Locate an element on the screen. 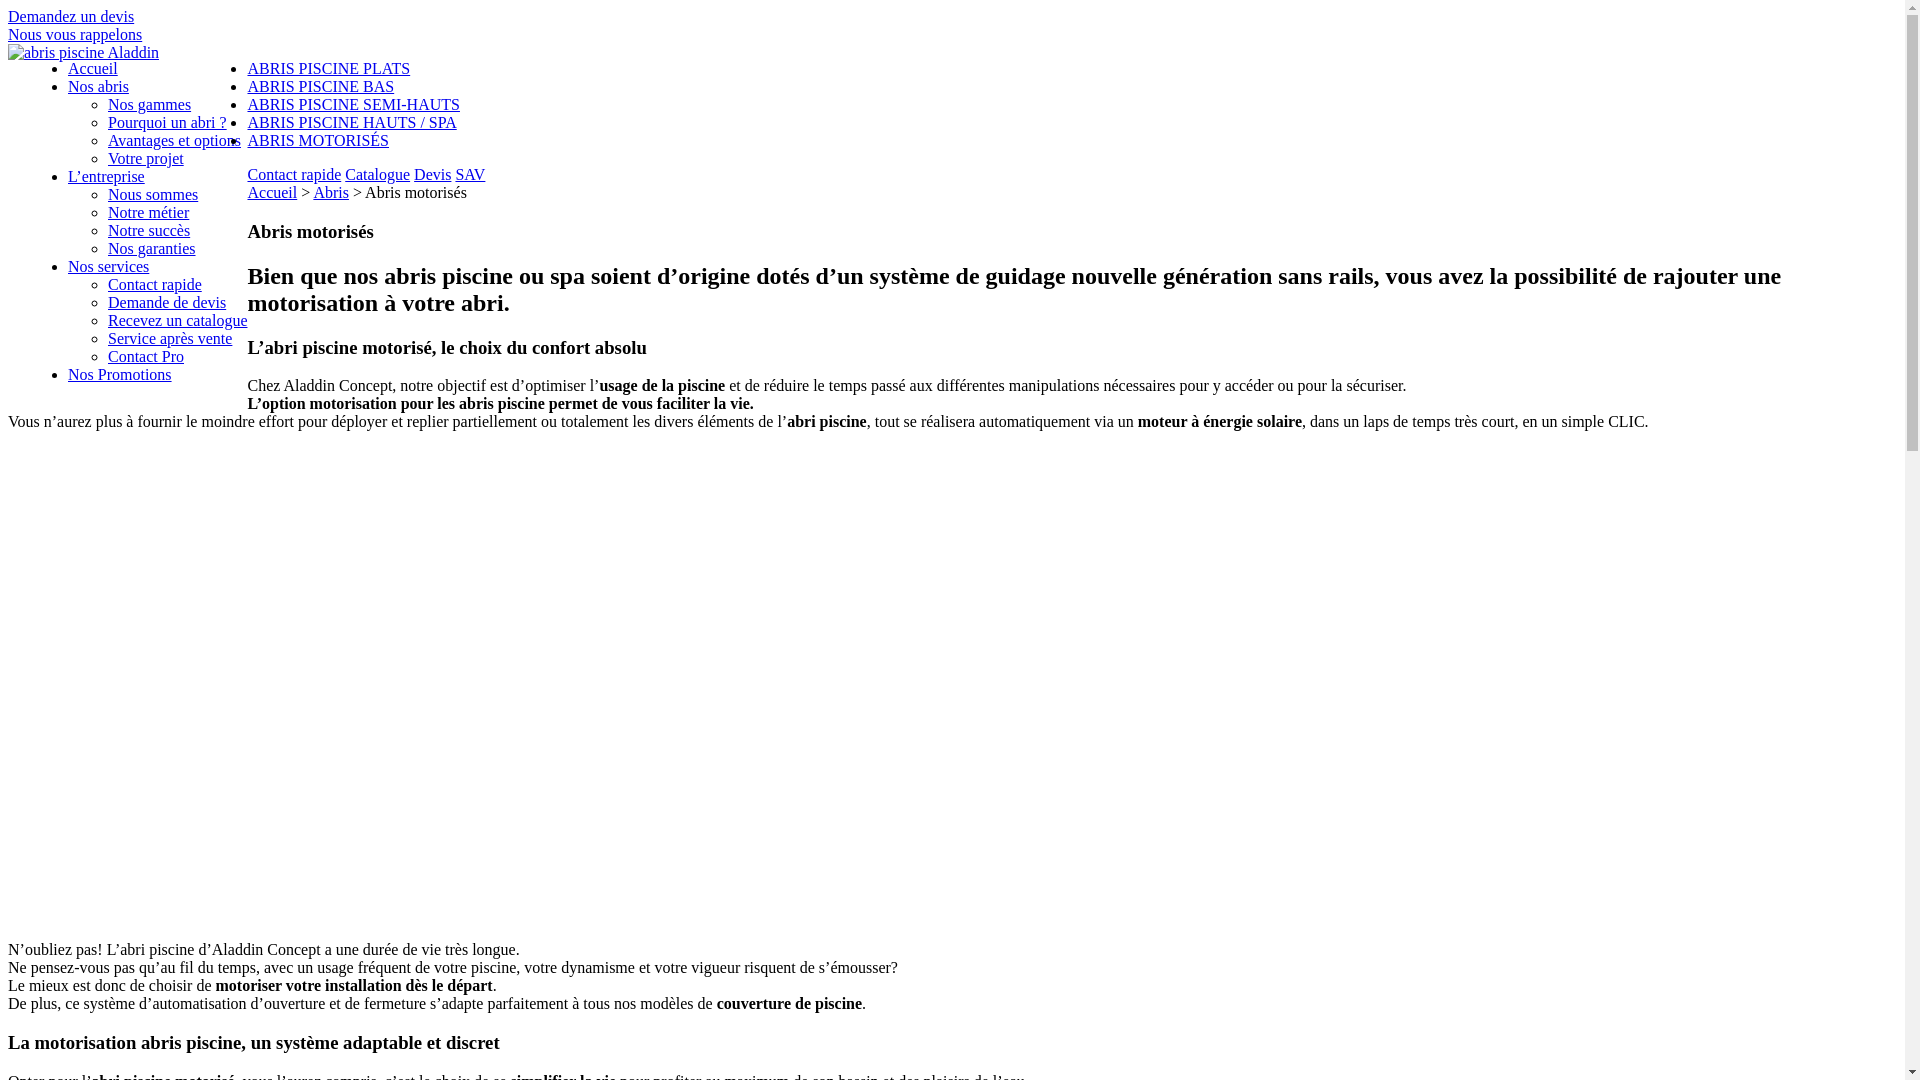 The width and height of the screenshot is (1920, 1080). 'ABRIS PISCINE BAS' is located at coordinates (320, 85).